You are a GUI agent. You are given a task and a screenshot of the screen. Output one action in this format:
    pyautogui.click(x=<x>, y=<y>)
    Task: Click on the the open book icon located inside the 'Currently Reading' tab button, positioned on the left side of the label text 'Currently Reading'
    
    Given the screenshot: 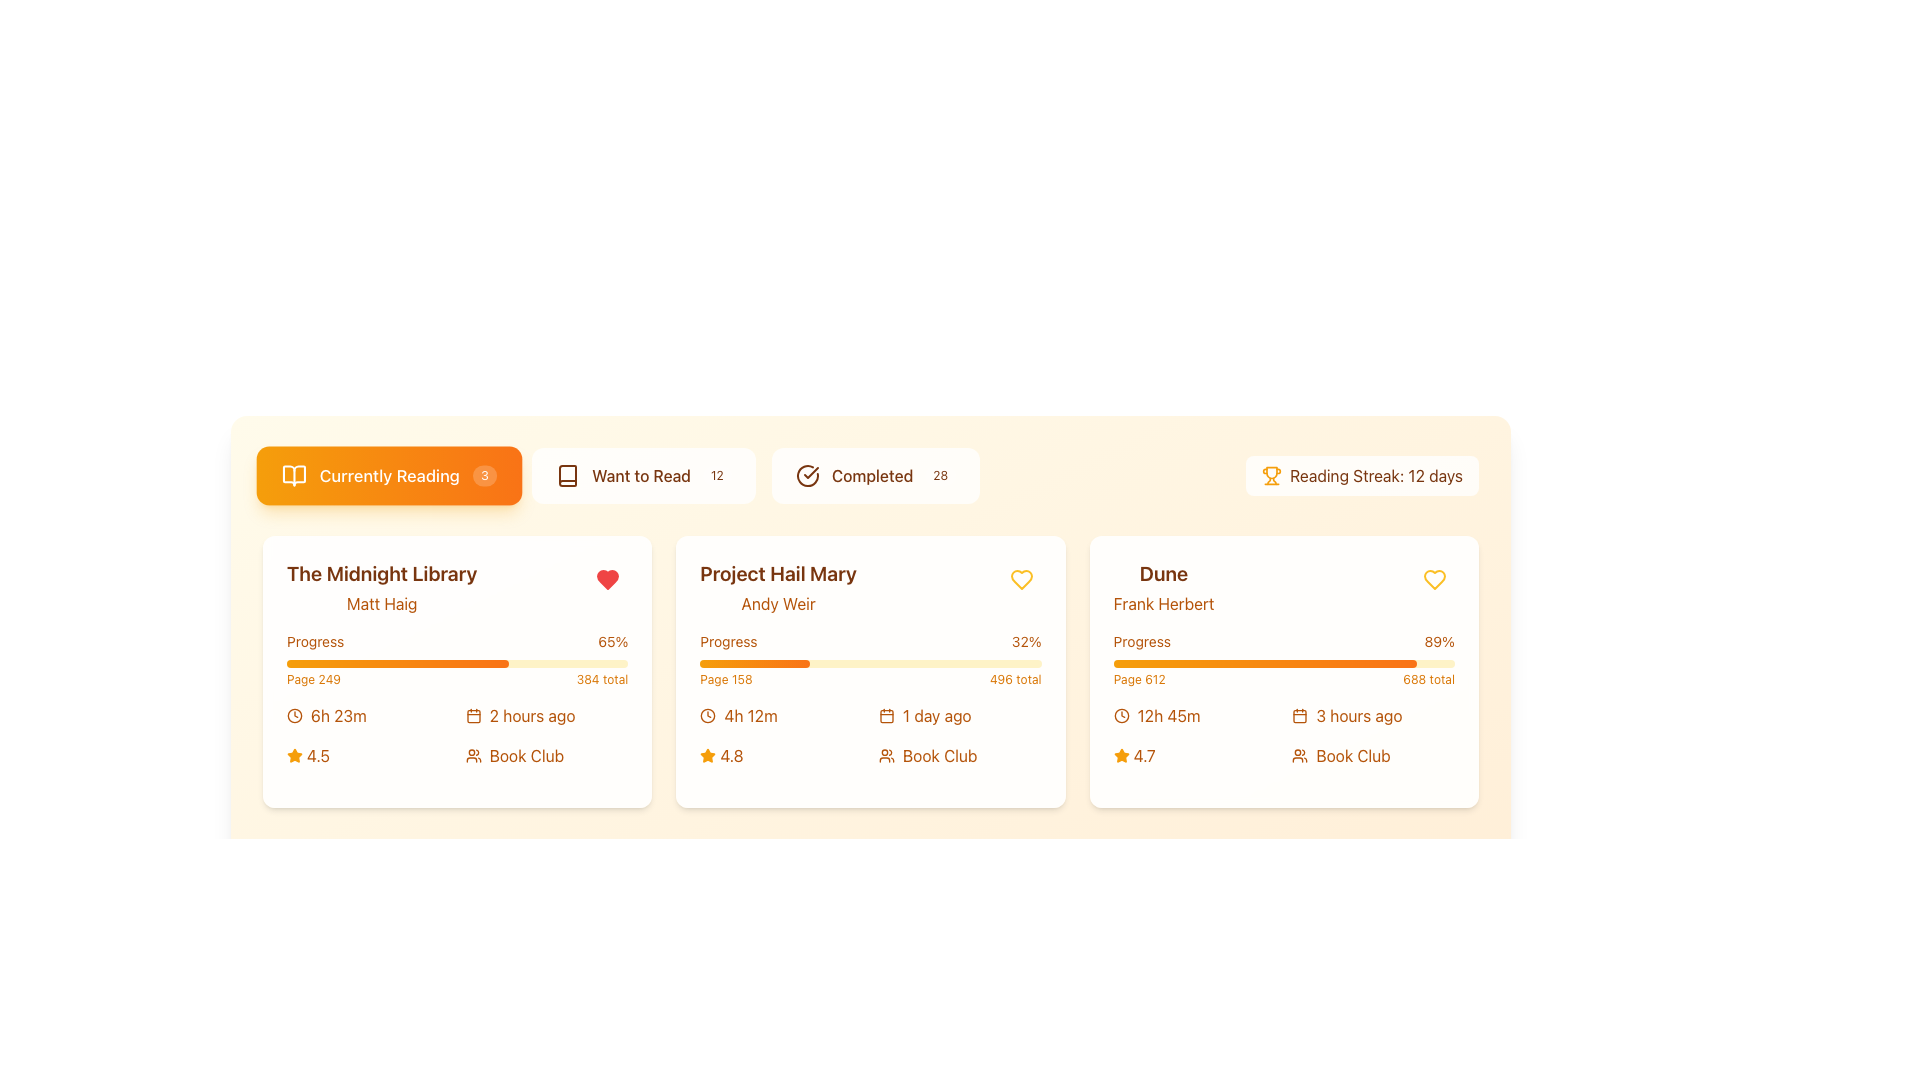 What is the action you would take?
    pyautogui.click(x=293, y=475)
    